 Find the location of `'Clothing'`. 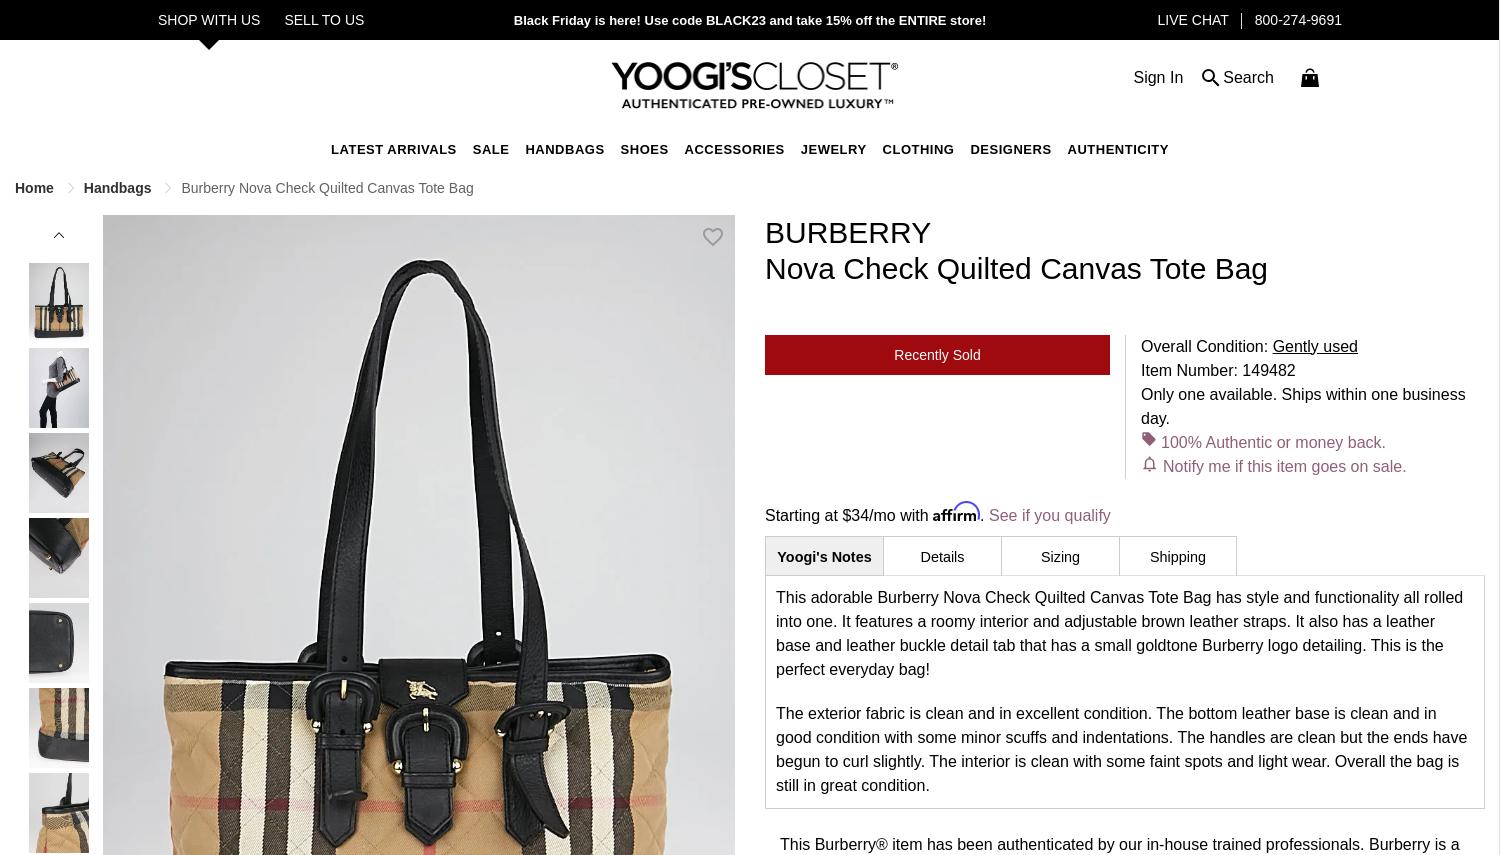

'Clothing' is located at coordinates (918, 149).